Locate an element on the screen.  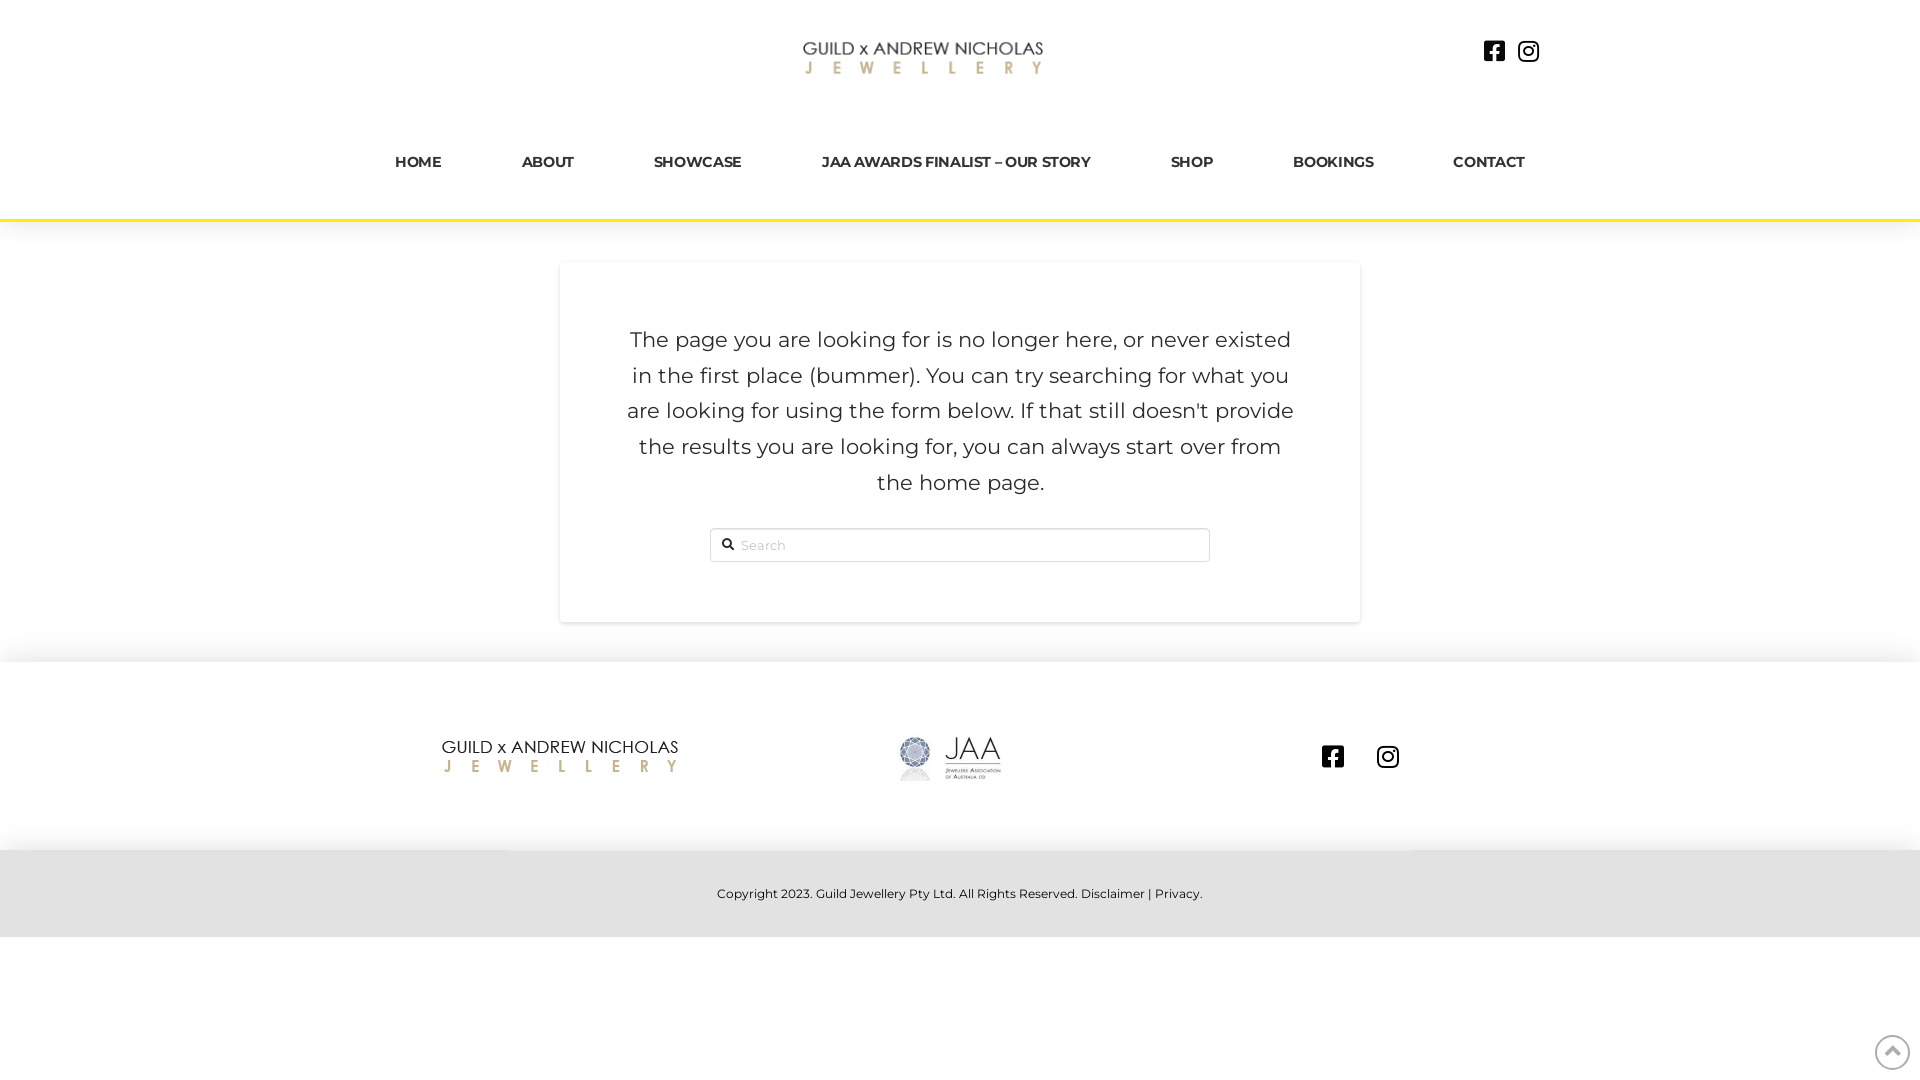
'CONTACT' is located at coordinates (1432, 161).